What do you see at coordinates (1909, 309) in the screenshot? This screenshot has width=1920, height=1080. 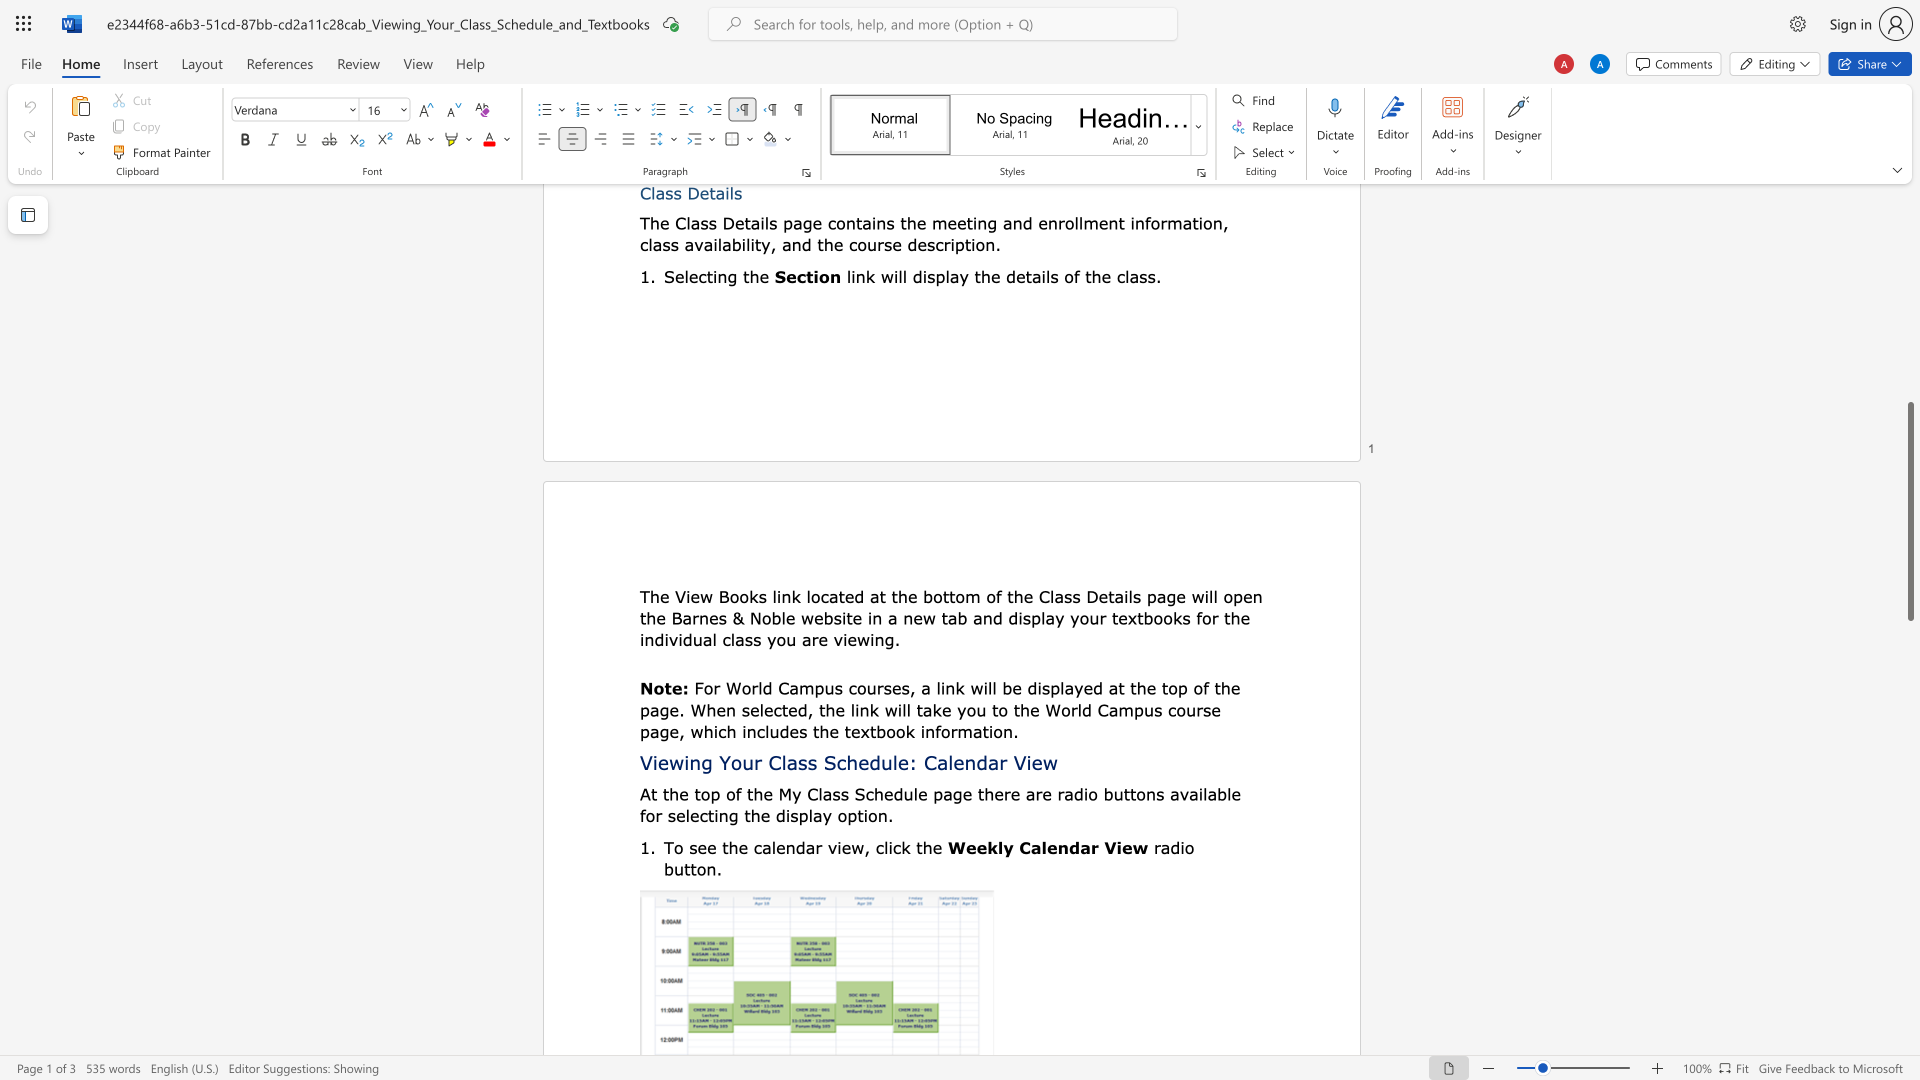 I see `the scrollbar to scroll the page up` at bounding box center [1909, 309].